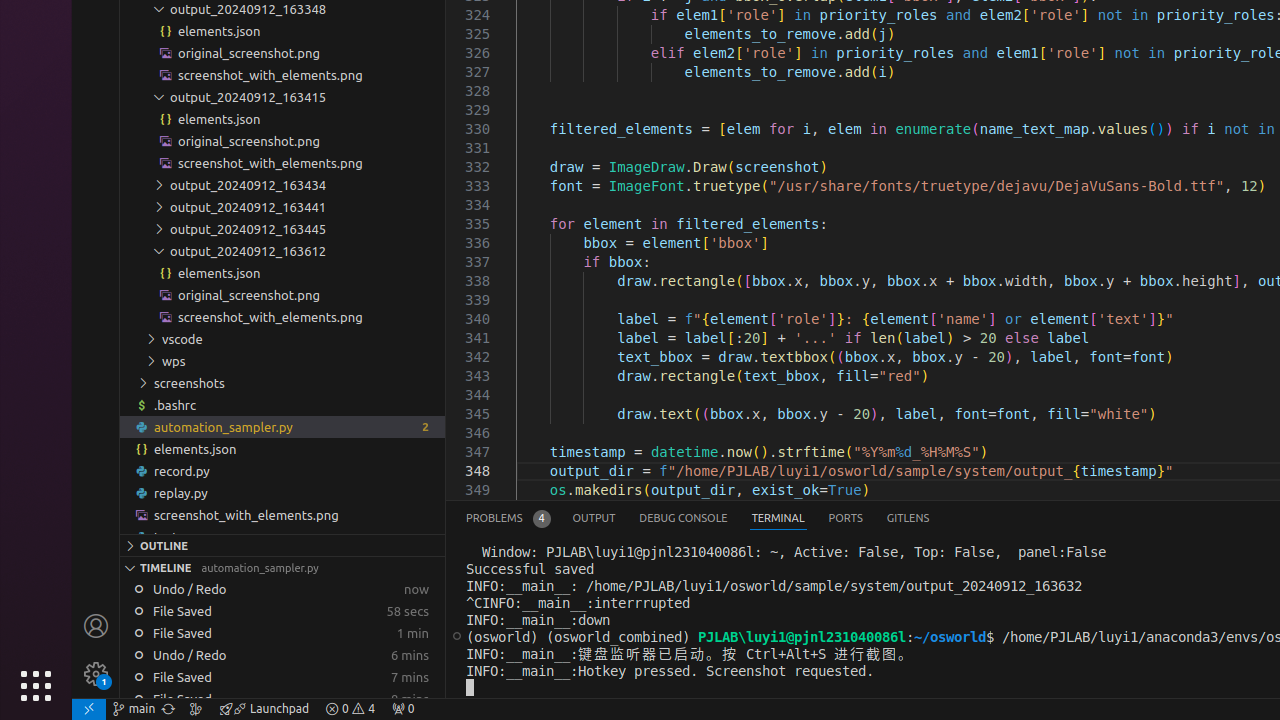 This screenshot has height=720, width=1280. I want to click on 'output_20240912_163612', so click(281, 249).